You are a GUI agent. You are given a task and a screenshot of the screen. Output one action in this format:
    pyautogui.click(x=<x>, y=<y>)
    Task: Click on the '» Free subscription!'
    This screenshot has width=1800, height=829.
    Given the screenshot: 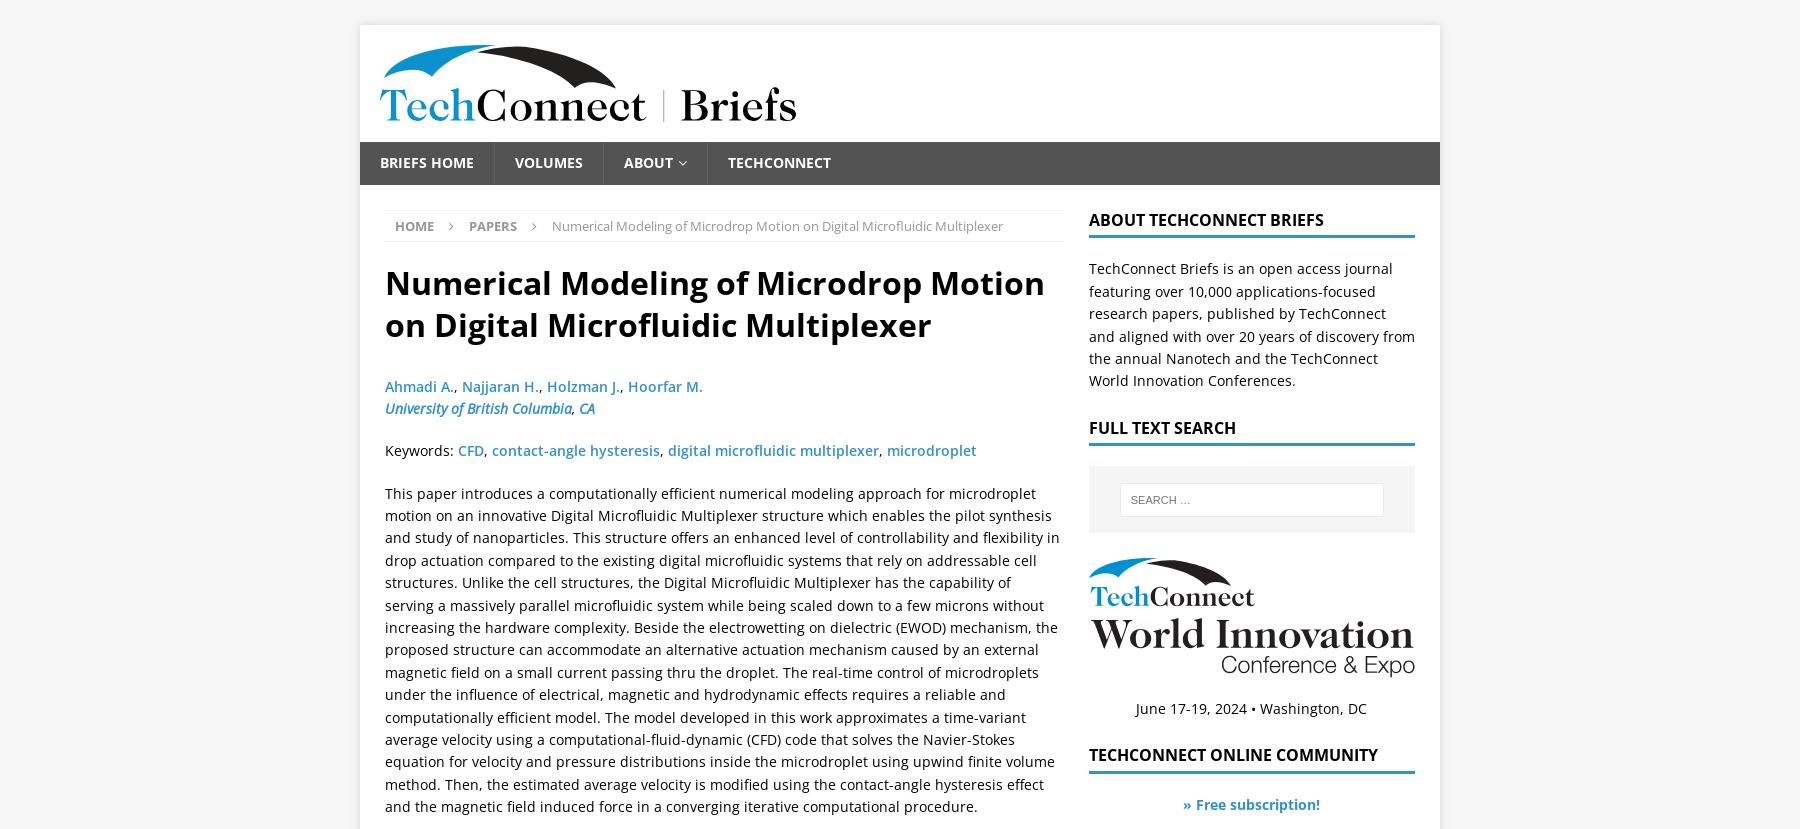 What is the action you would take?
    pyautogui.click(x=1251, y=802)
    